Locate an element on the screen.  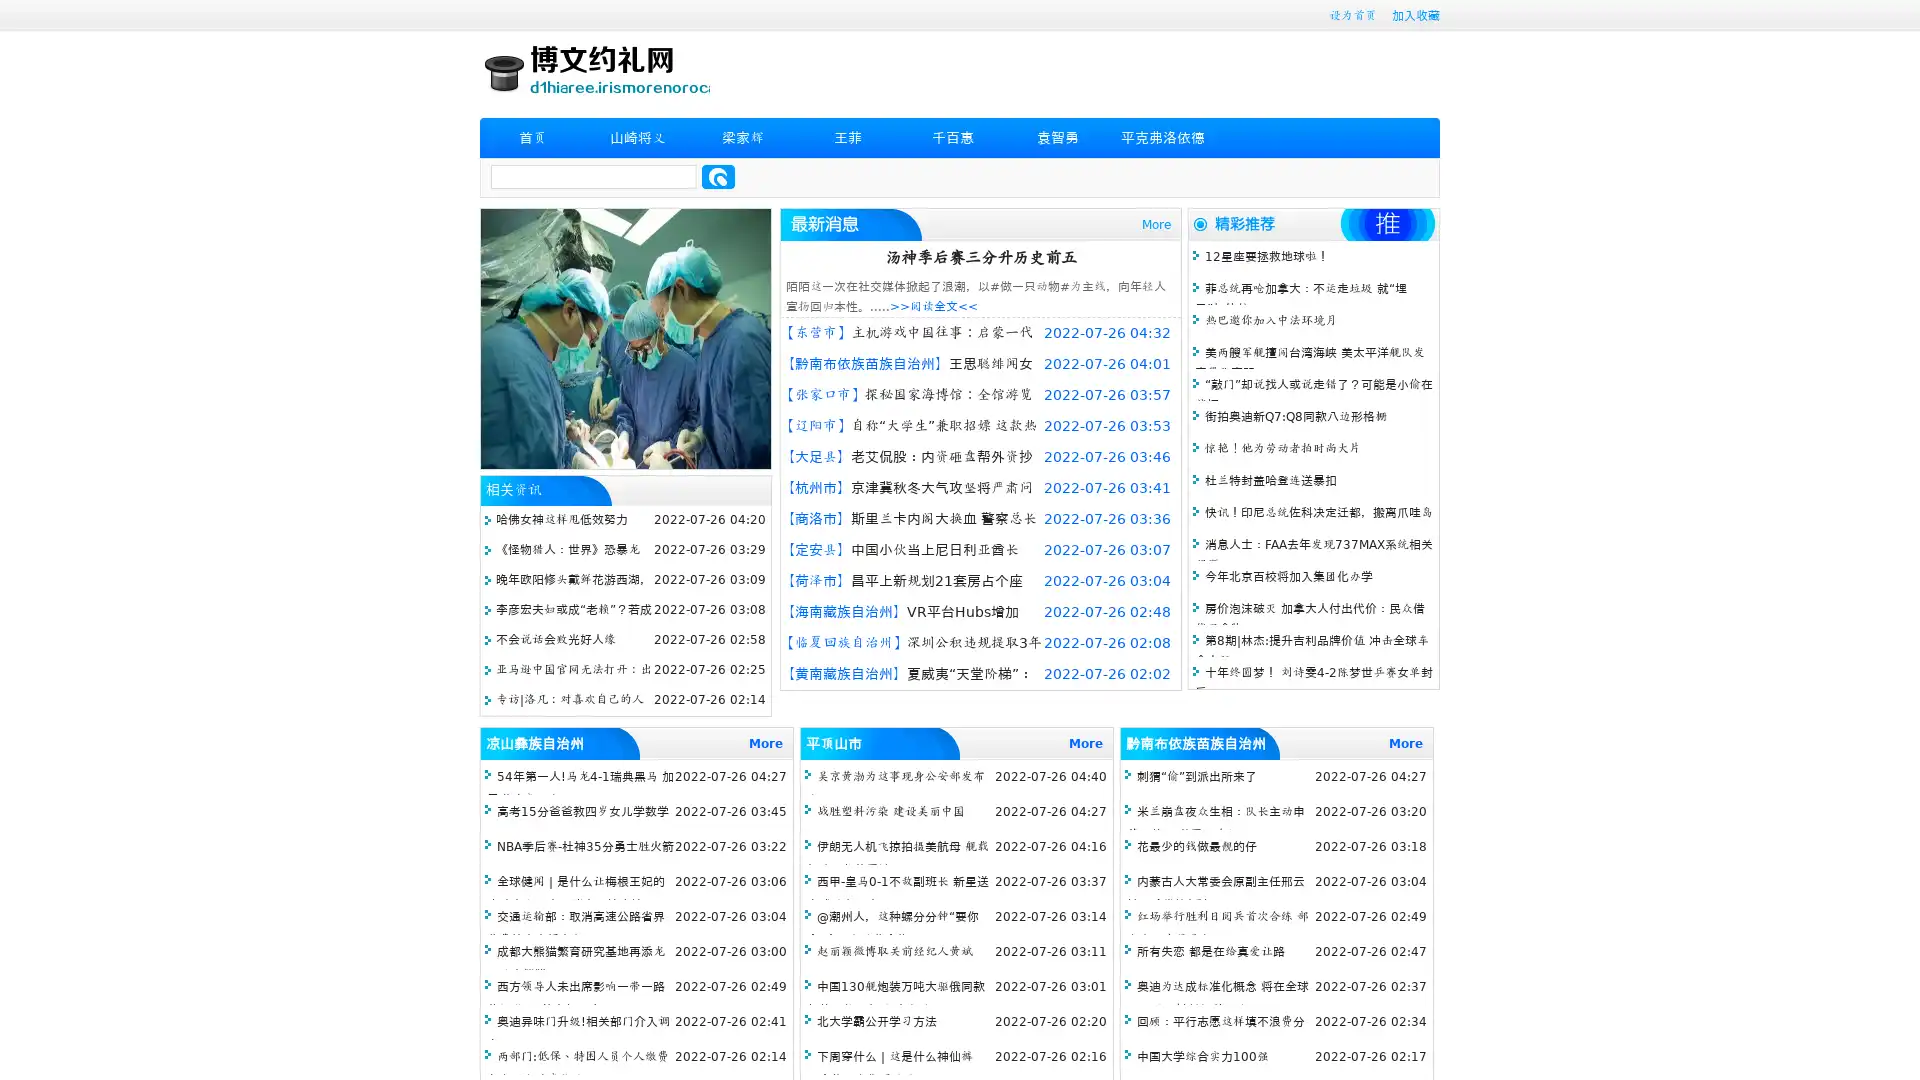
Search is located at coordinates (718, 176).